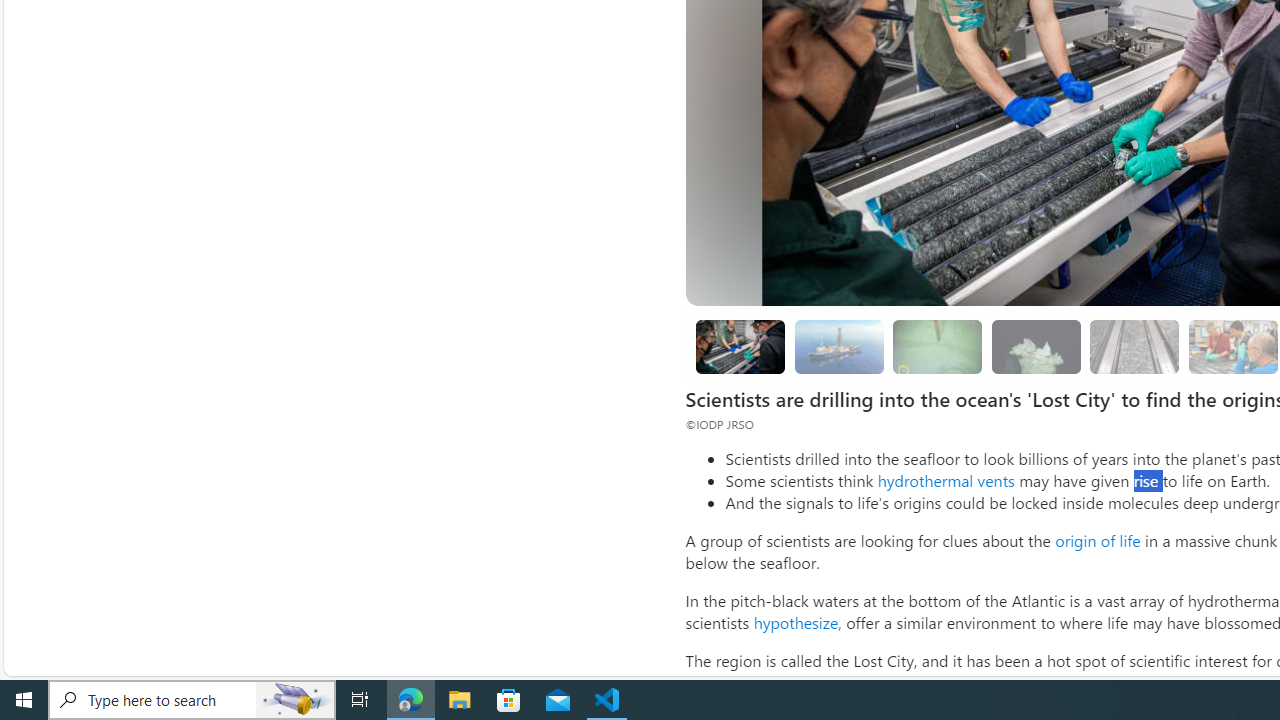 The width and height of the screenshot is (1280, 720). Describe the element at coordinates (1231, 345) in the screenshot. I see `'Looking for evidence of oxygen-free life'` at that location.